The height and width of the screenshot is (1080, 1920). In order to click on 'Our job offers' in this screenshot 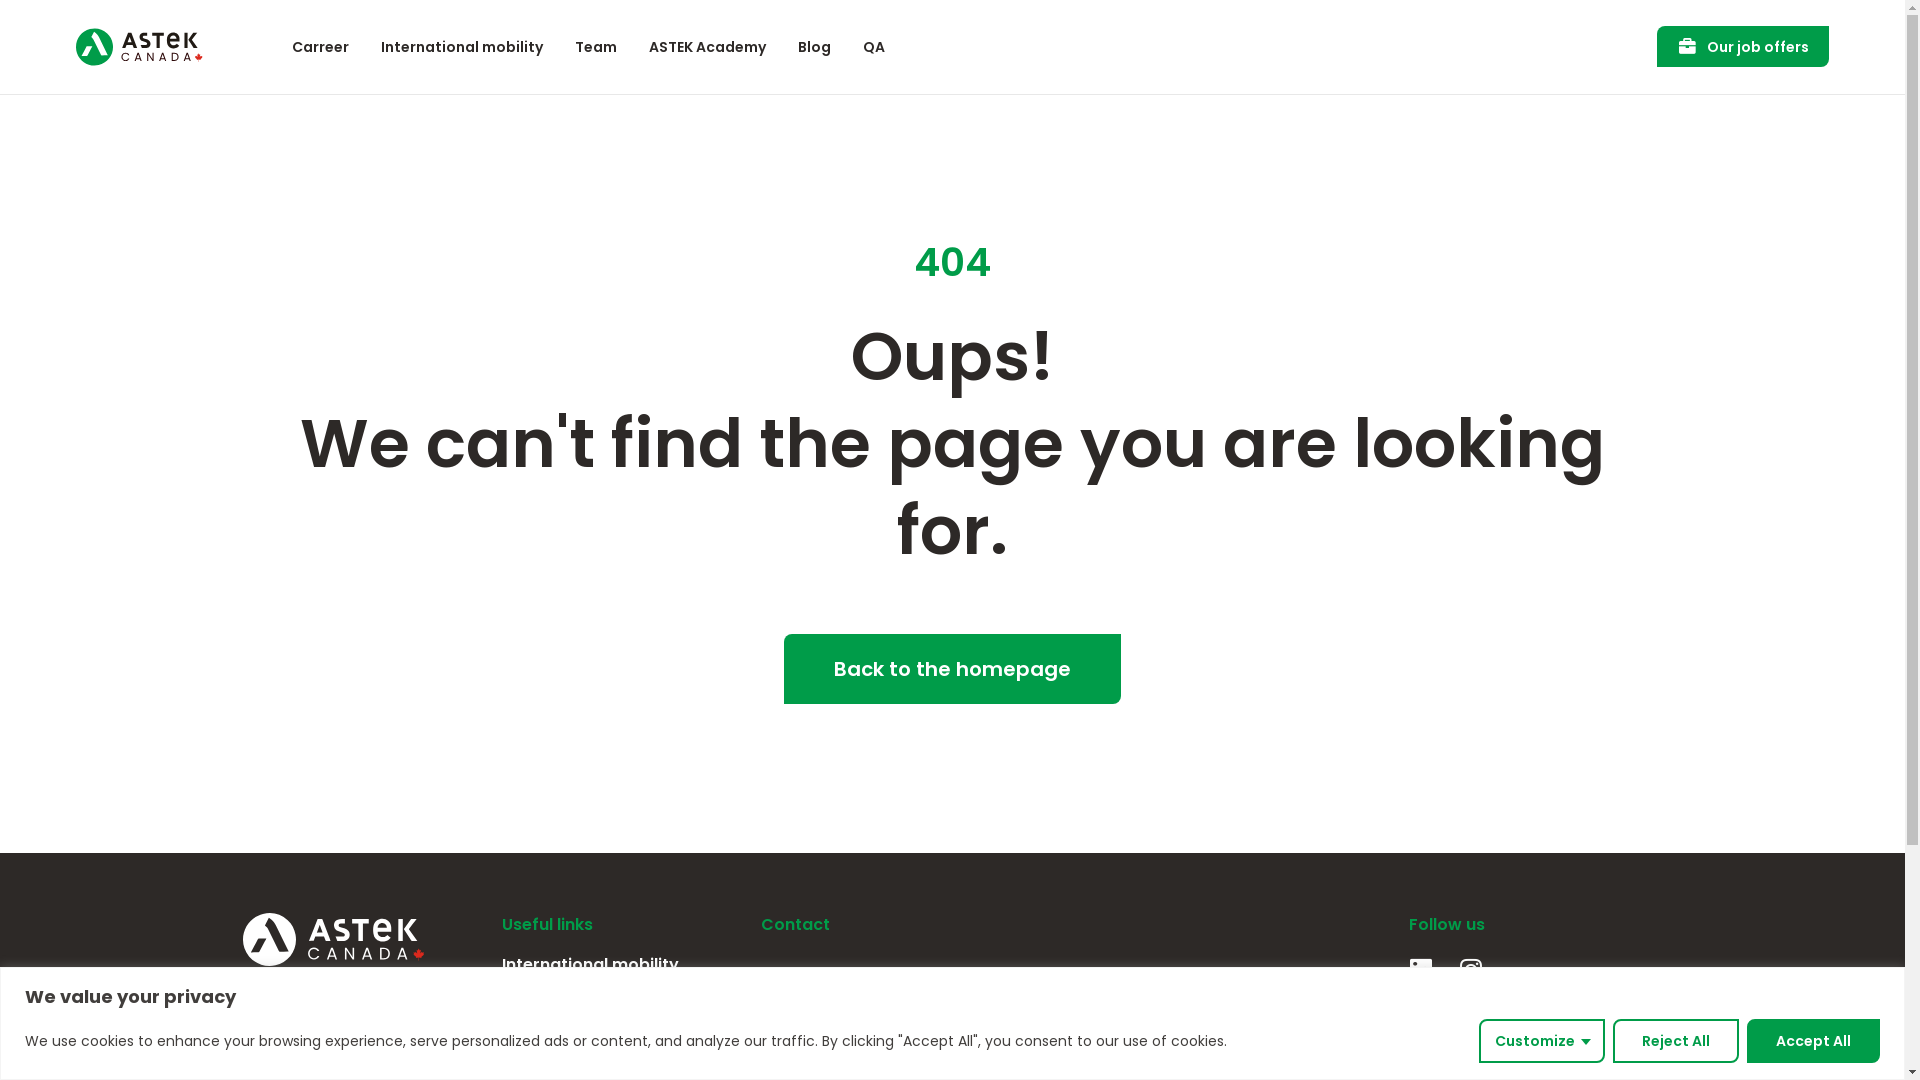, I will do `click(1741, 45)`.